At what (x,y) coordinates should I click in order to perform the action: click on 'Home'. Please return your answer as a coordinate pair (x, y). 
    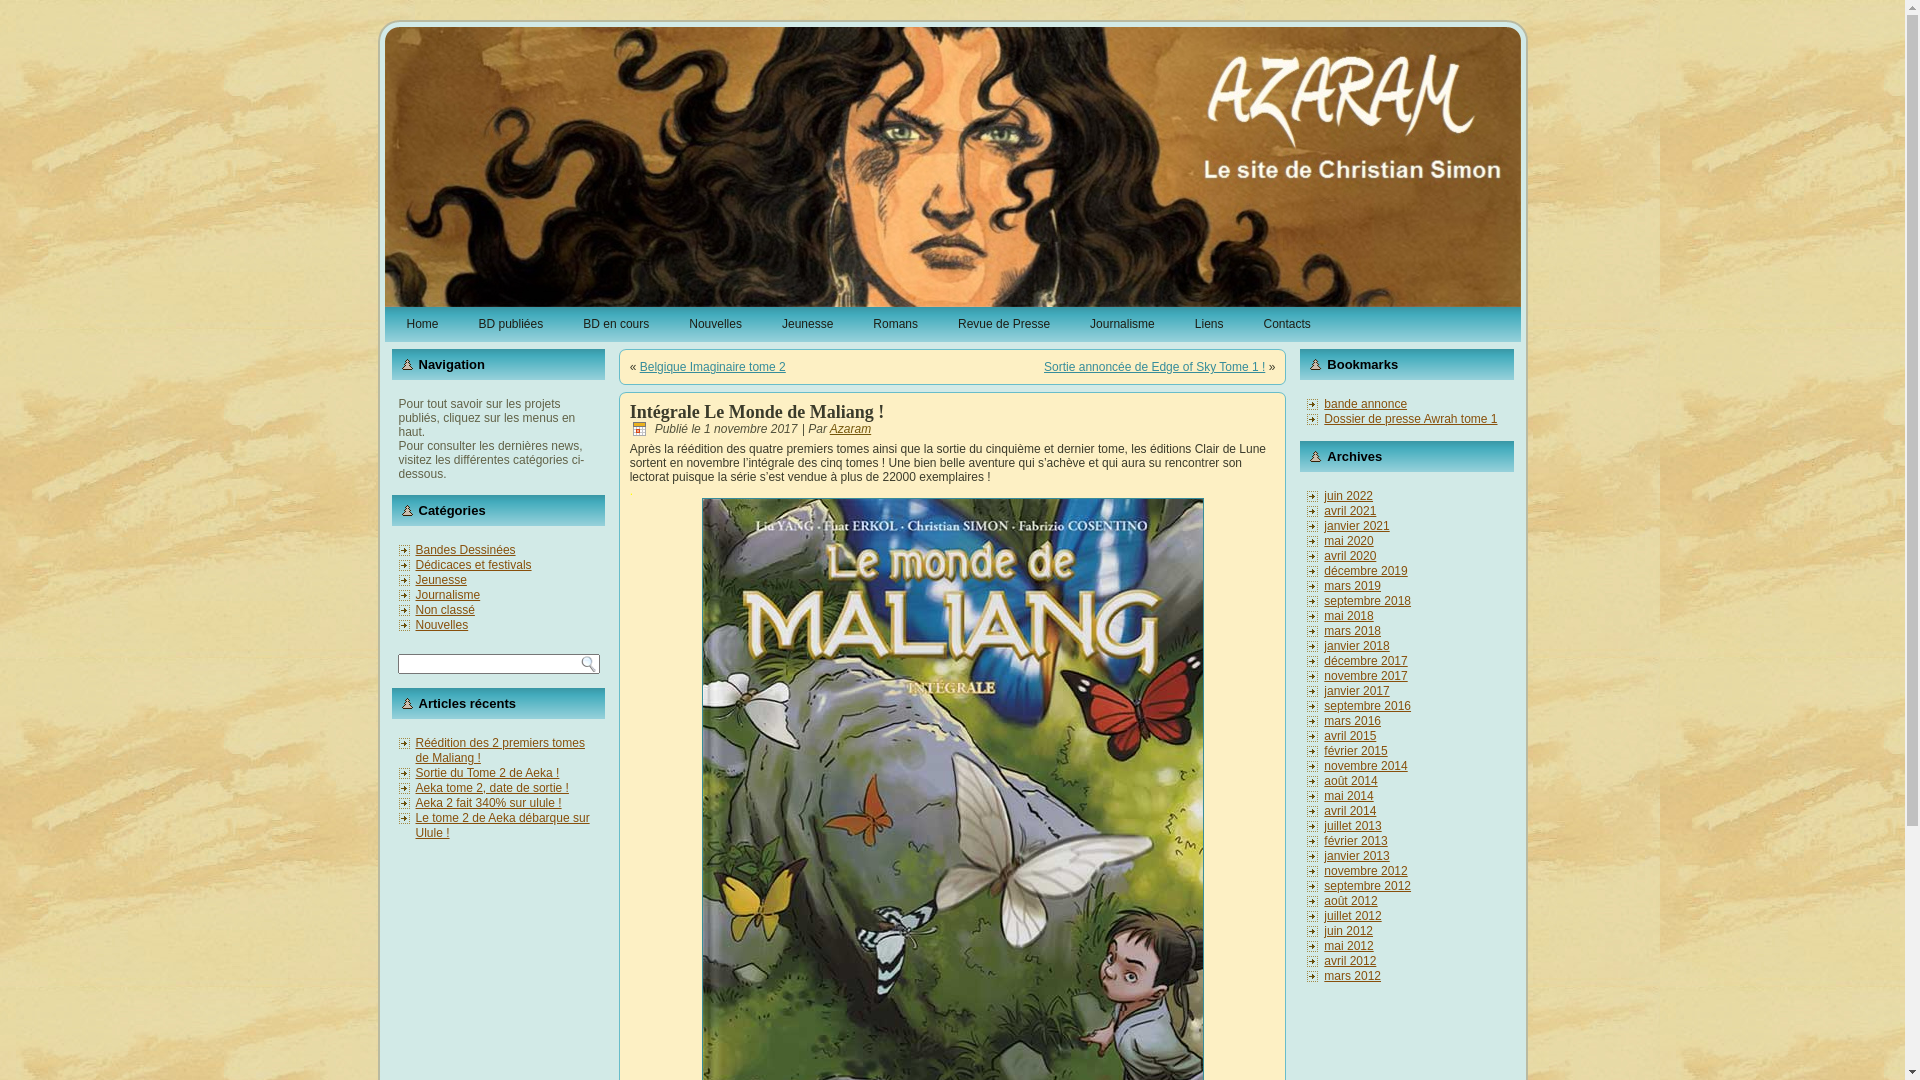
    Looking at the image, I should click on (389, 323).